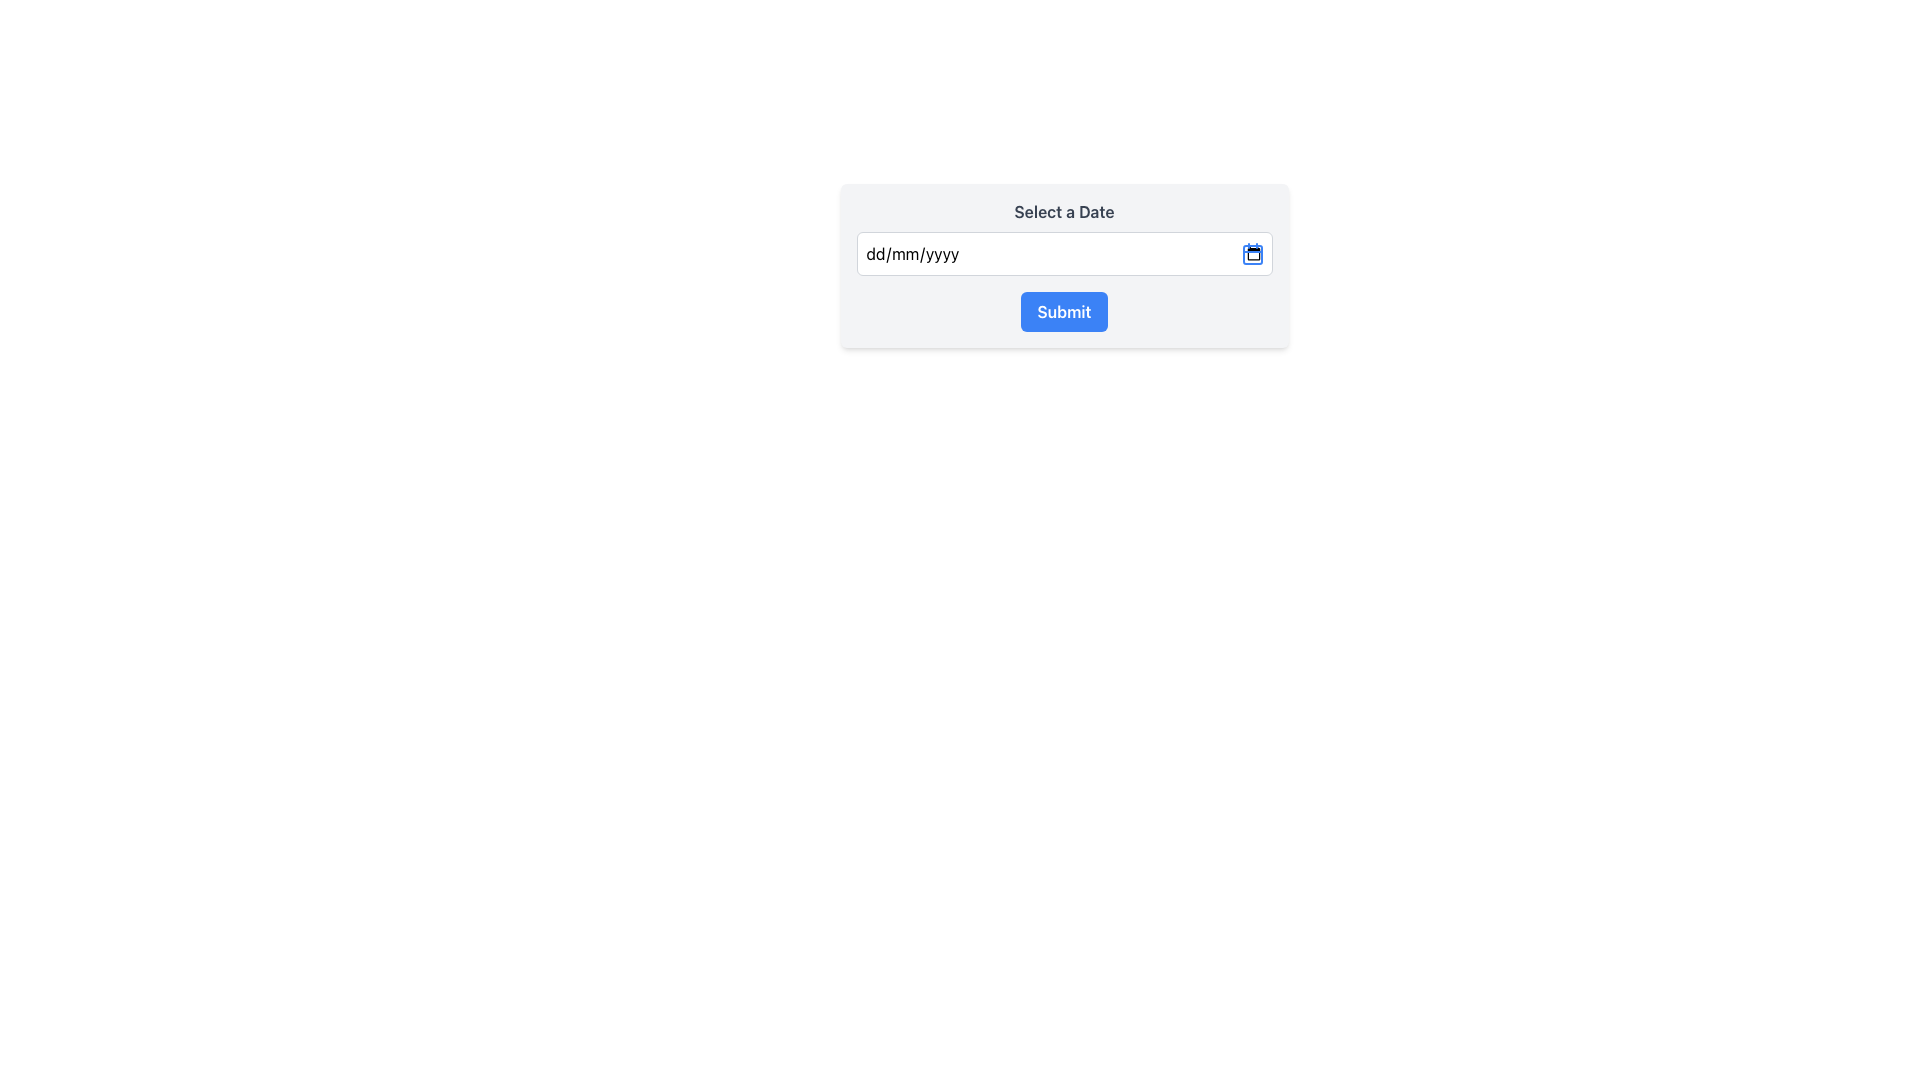 Image resolution: width=1920 pixels, height=1080 pixels. I want to click on the calendar icon located to the far right of the date input field, so click(1251, 253).